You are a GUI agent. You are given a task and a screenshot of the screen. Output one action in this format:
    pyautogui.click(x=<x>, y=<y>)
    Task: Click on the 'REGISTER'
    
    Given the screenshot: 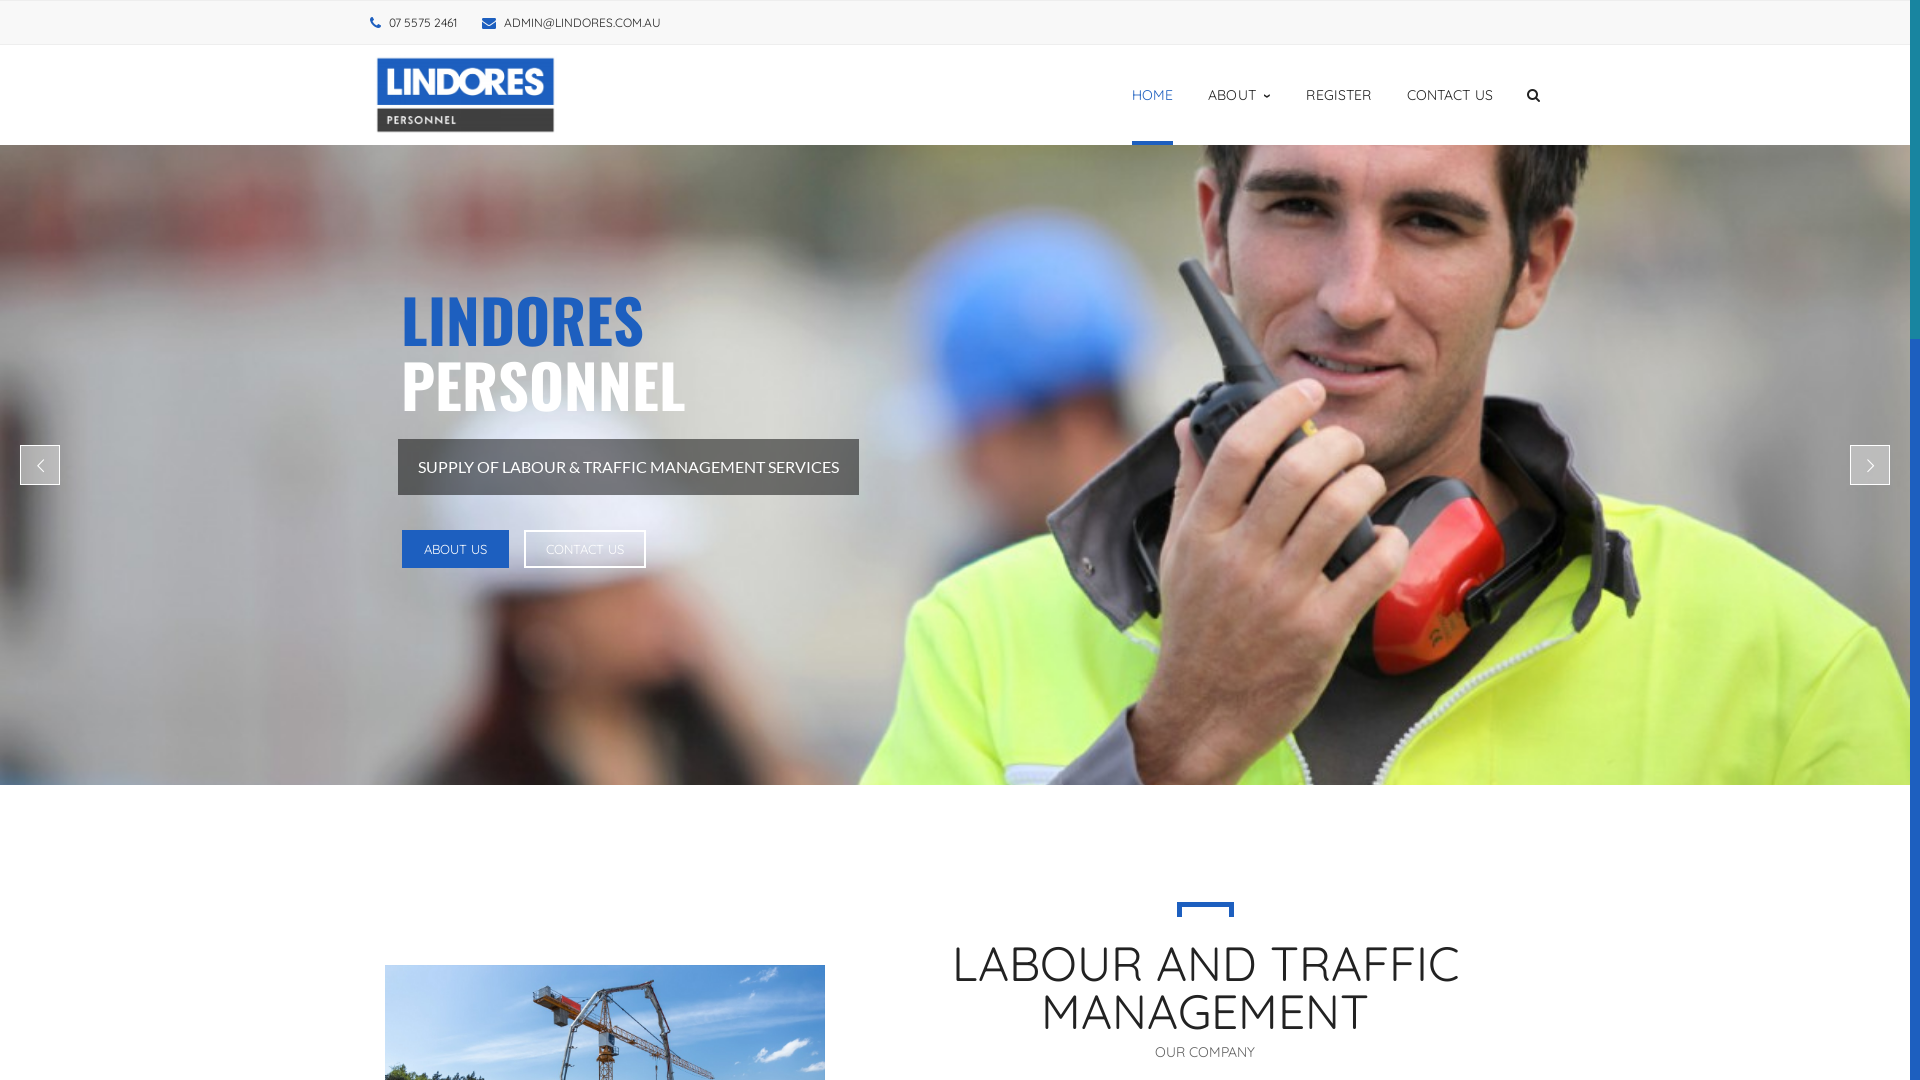 What is the action you would take?
    pyautogui.click(x=1338, y=95)
    